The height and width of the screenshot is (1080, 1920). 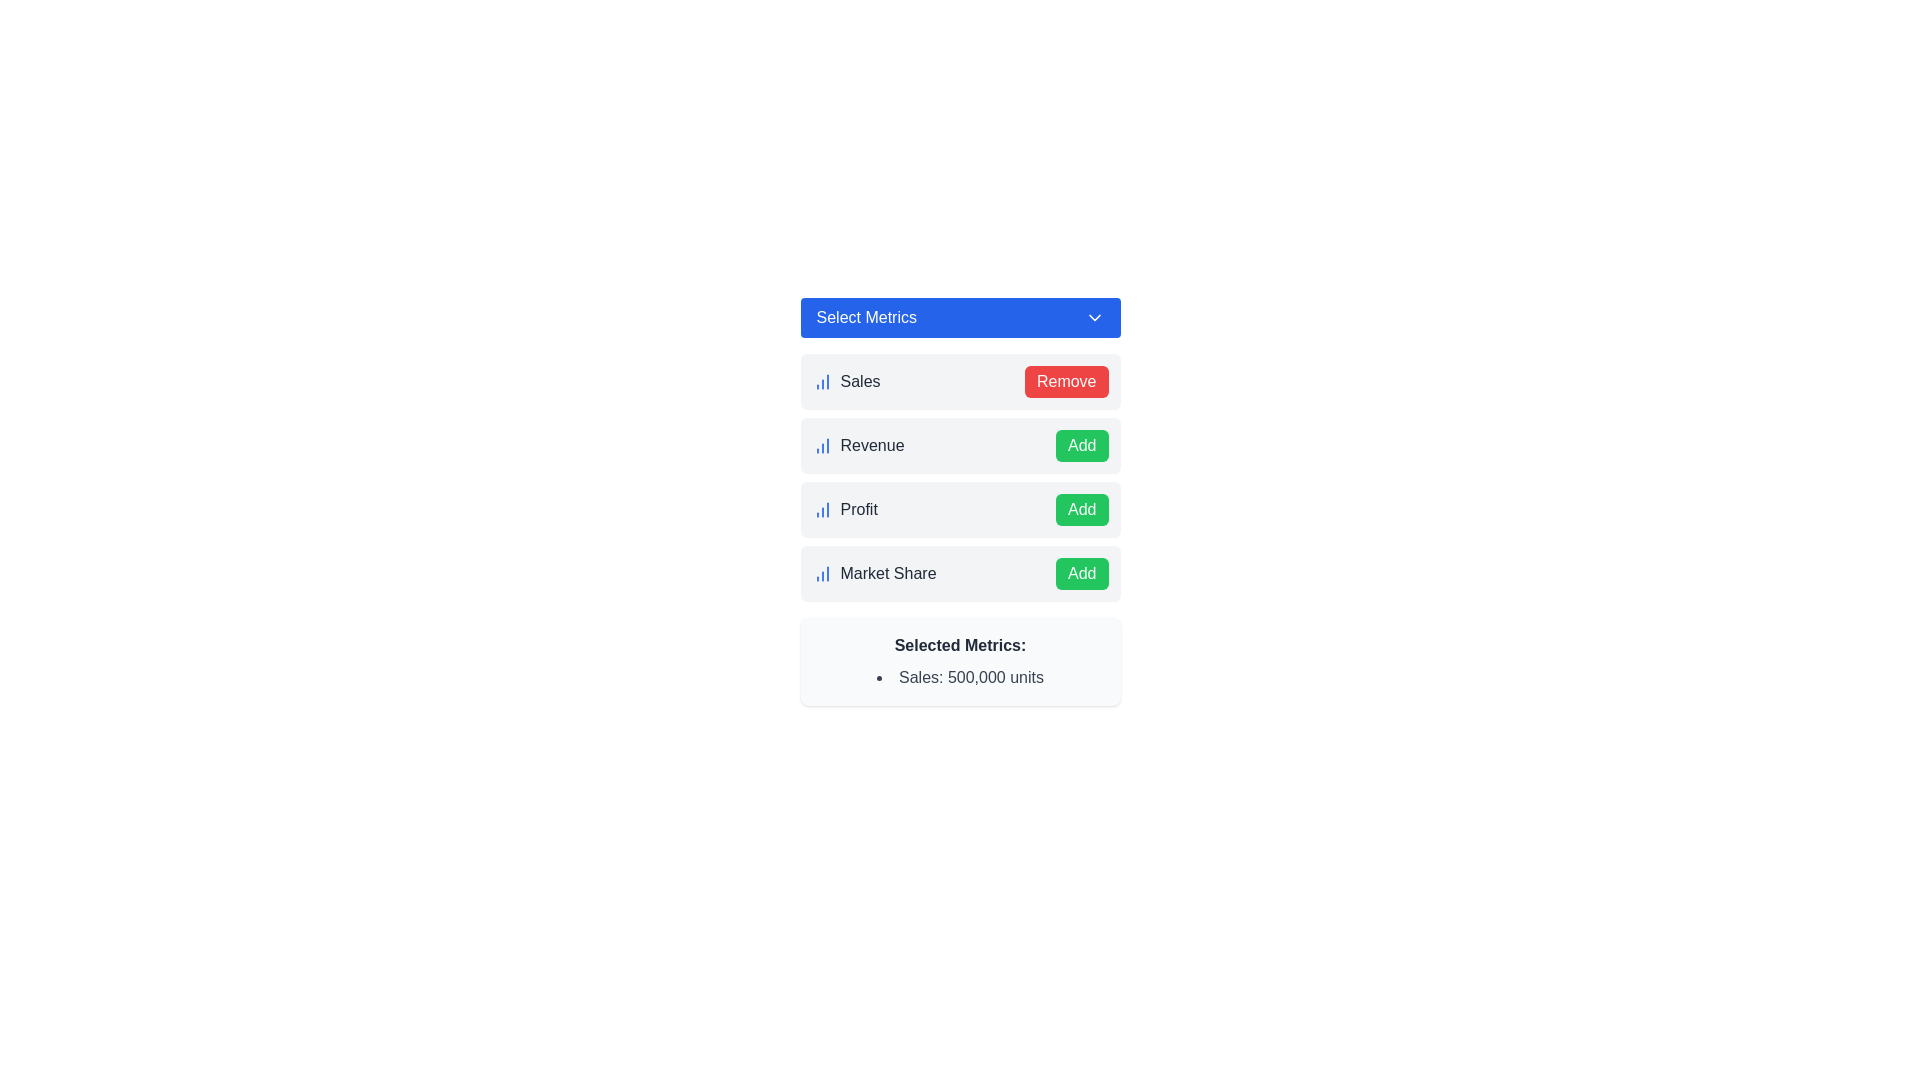 What do you see at coordinates (873, 574) in the screenshot?
I see `the label with an embedded blue icon that represents a selectable metric option, located in the leftmost position of its row, below 'Sales', 'Revenue', and 'Profit', and above 'Selected Metrics'` at bounding box center [873, 574].